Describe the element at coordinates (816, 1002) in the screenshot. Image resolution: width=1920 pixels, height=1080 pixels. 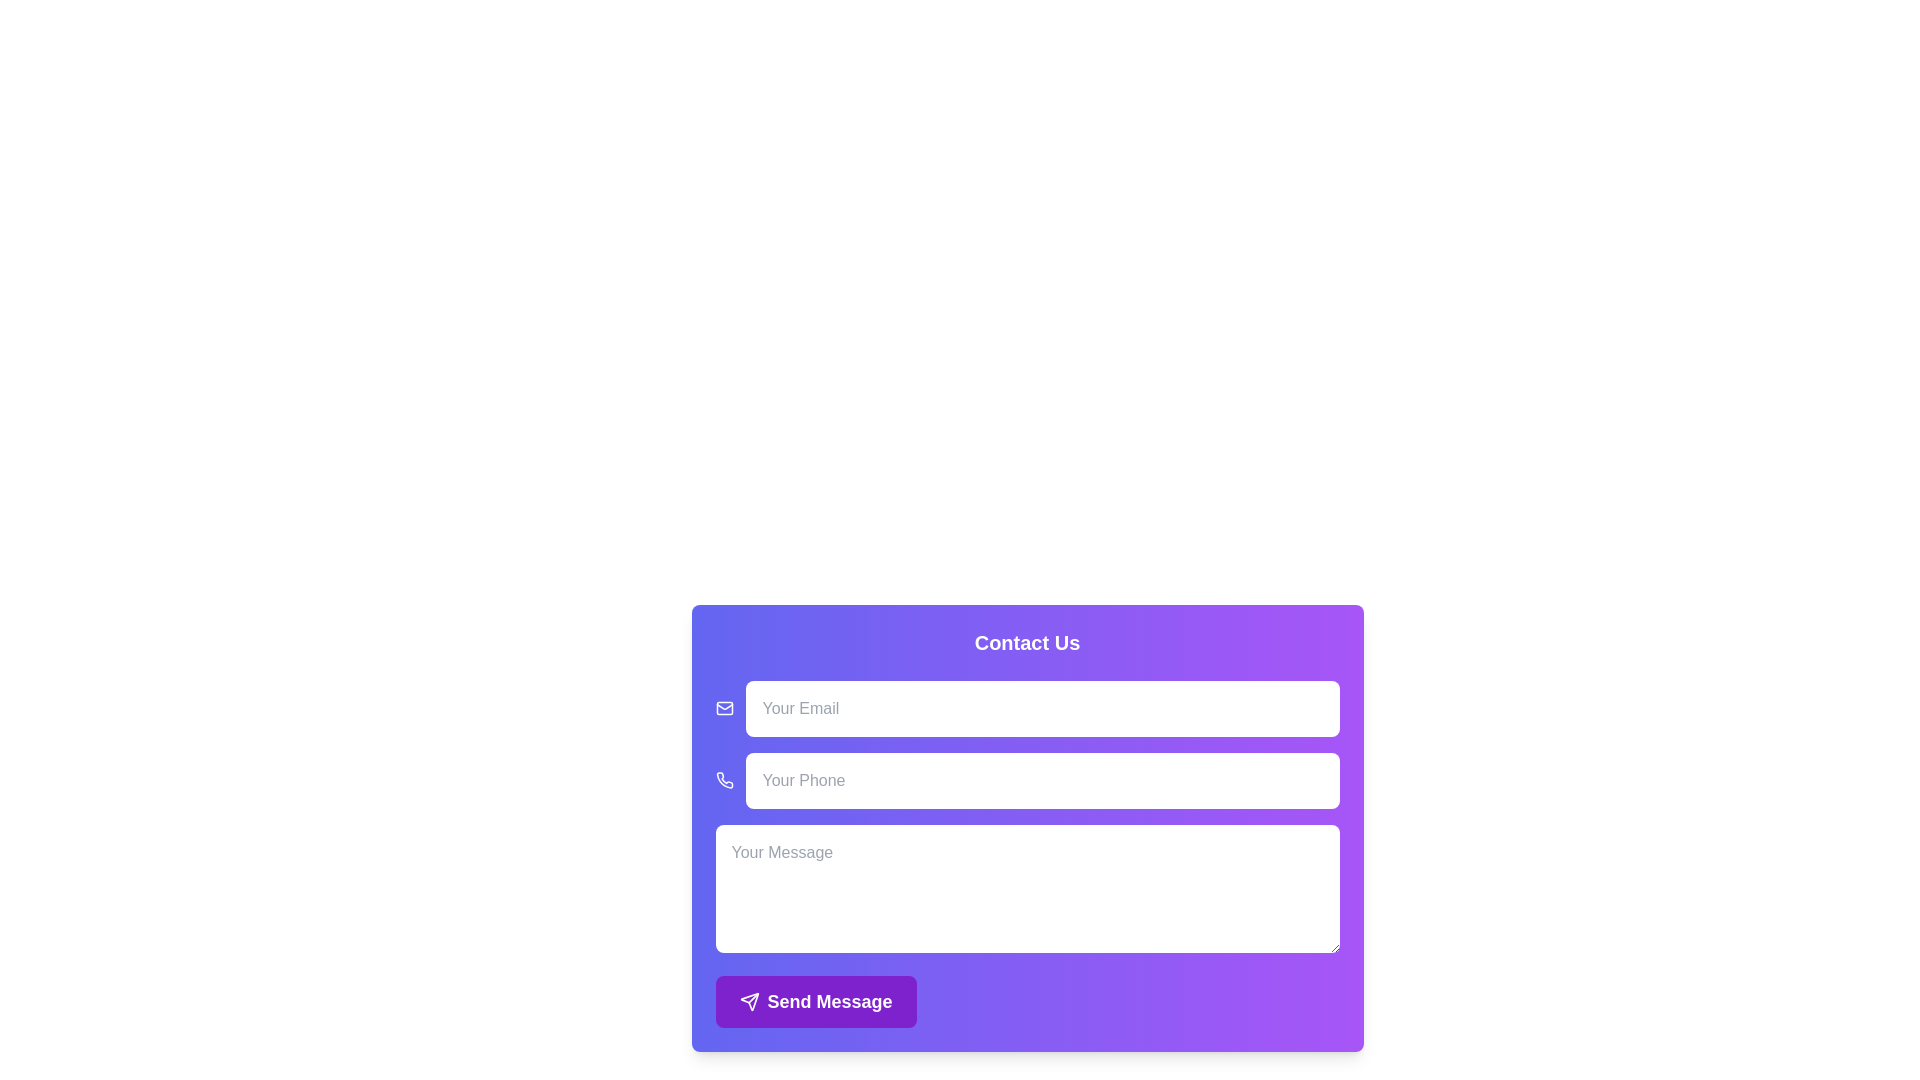
I see `the submit button located at the bottom-left corner of the 'Contact Us' section to trigger an animation or tooltip` at that location.